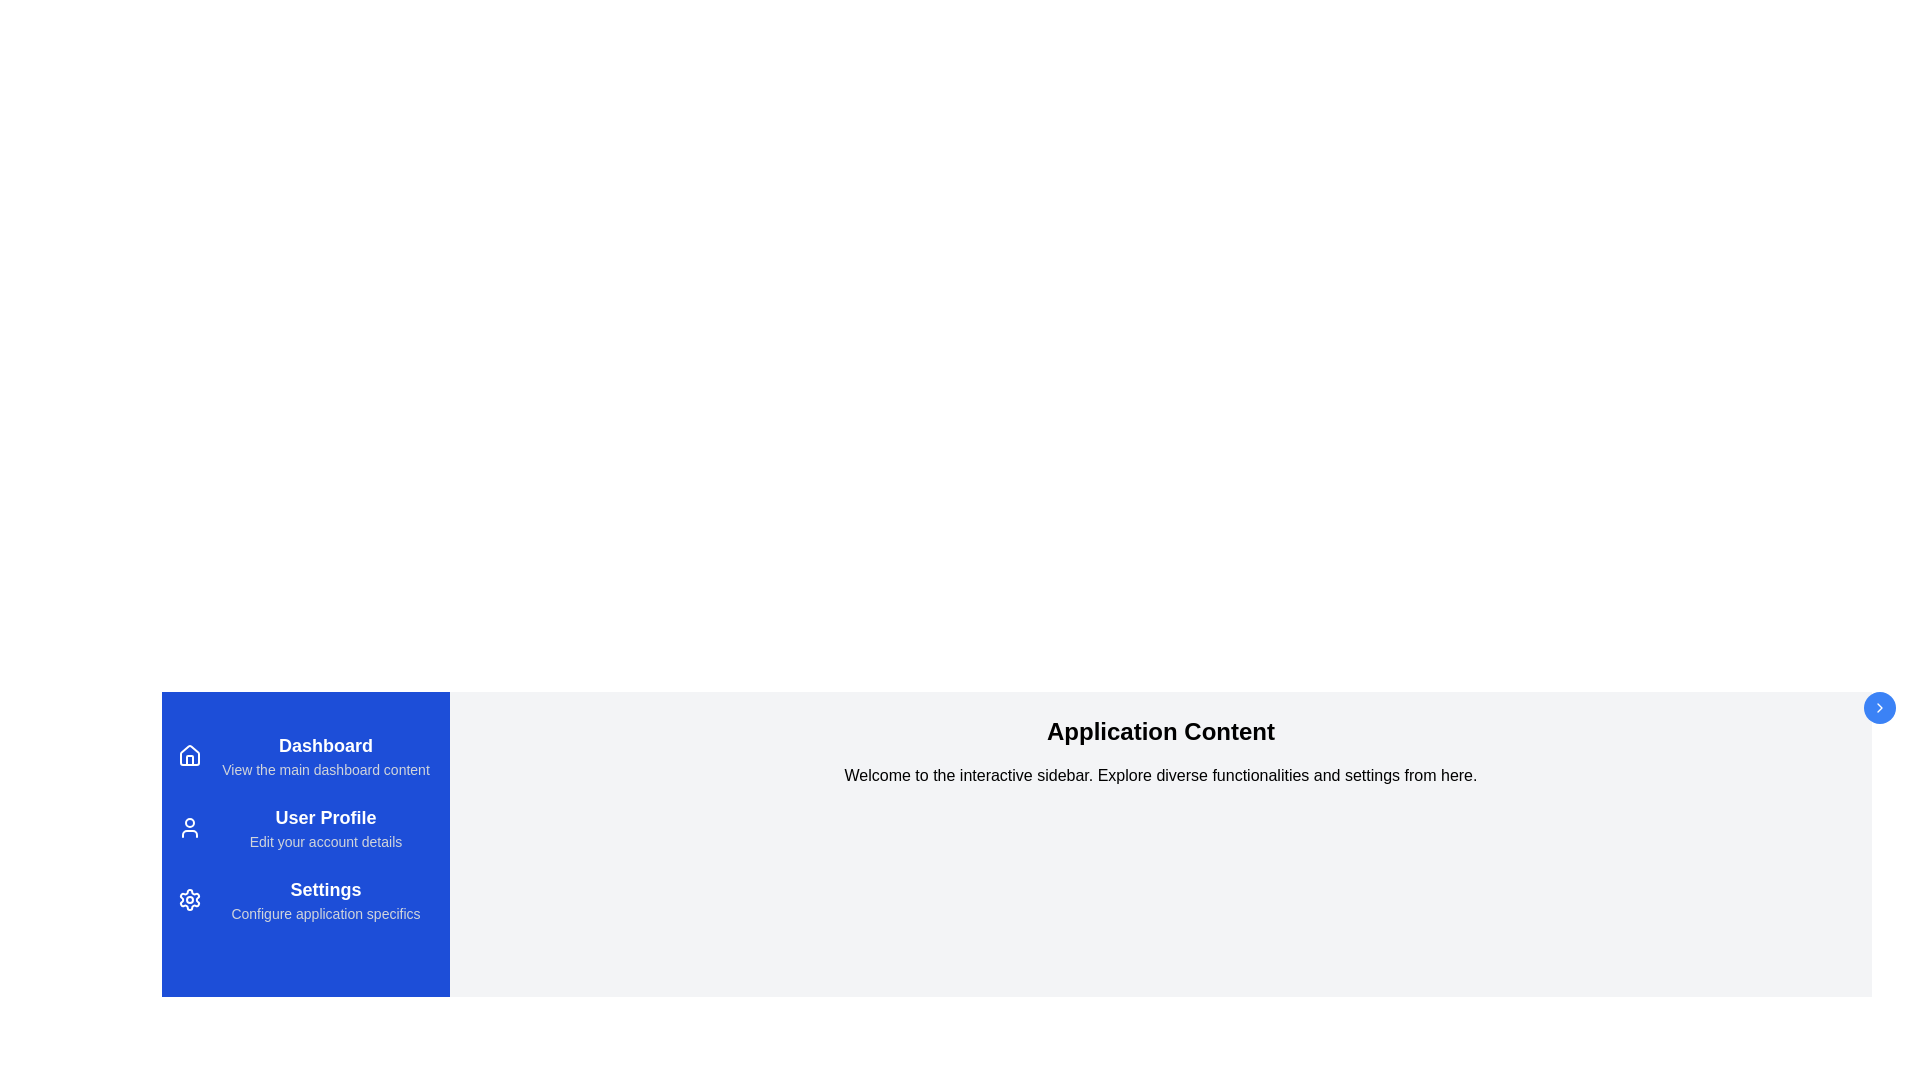  What do you see at coordinates (305, 898) in the screenshot?
I see `the menu item to navigate to Settings` at bounding box center [305, 898].